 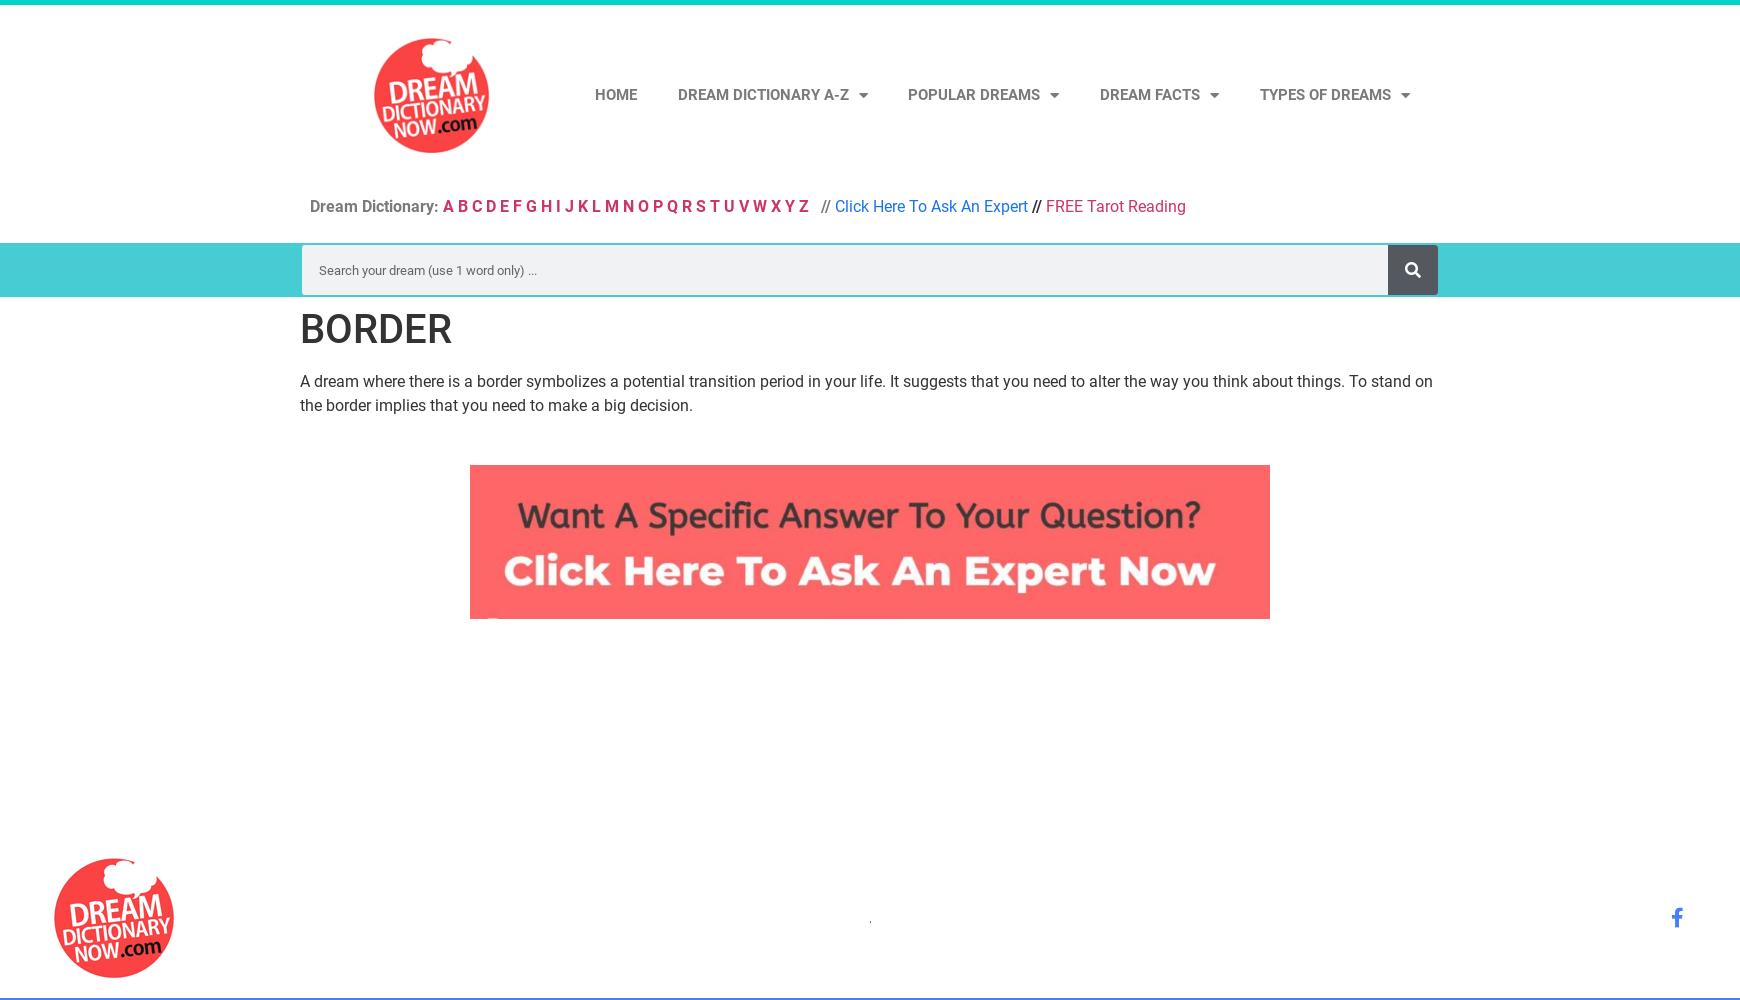 What do you see at coordinates (1116, 205) in the screenshot?
I see `'FREE Tarot Reading'` at bounding box center [1116, 205].